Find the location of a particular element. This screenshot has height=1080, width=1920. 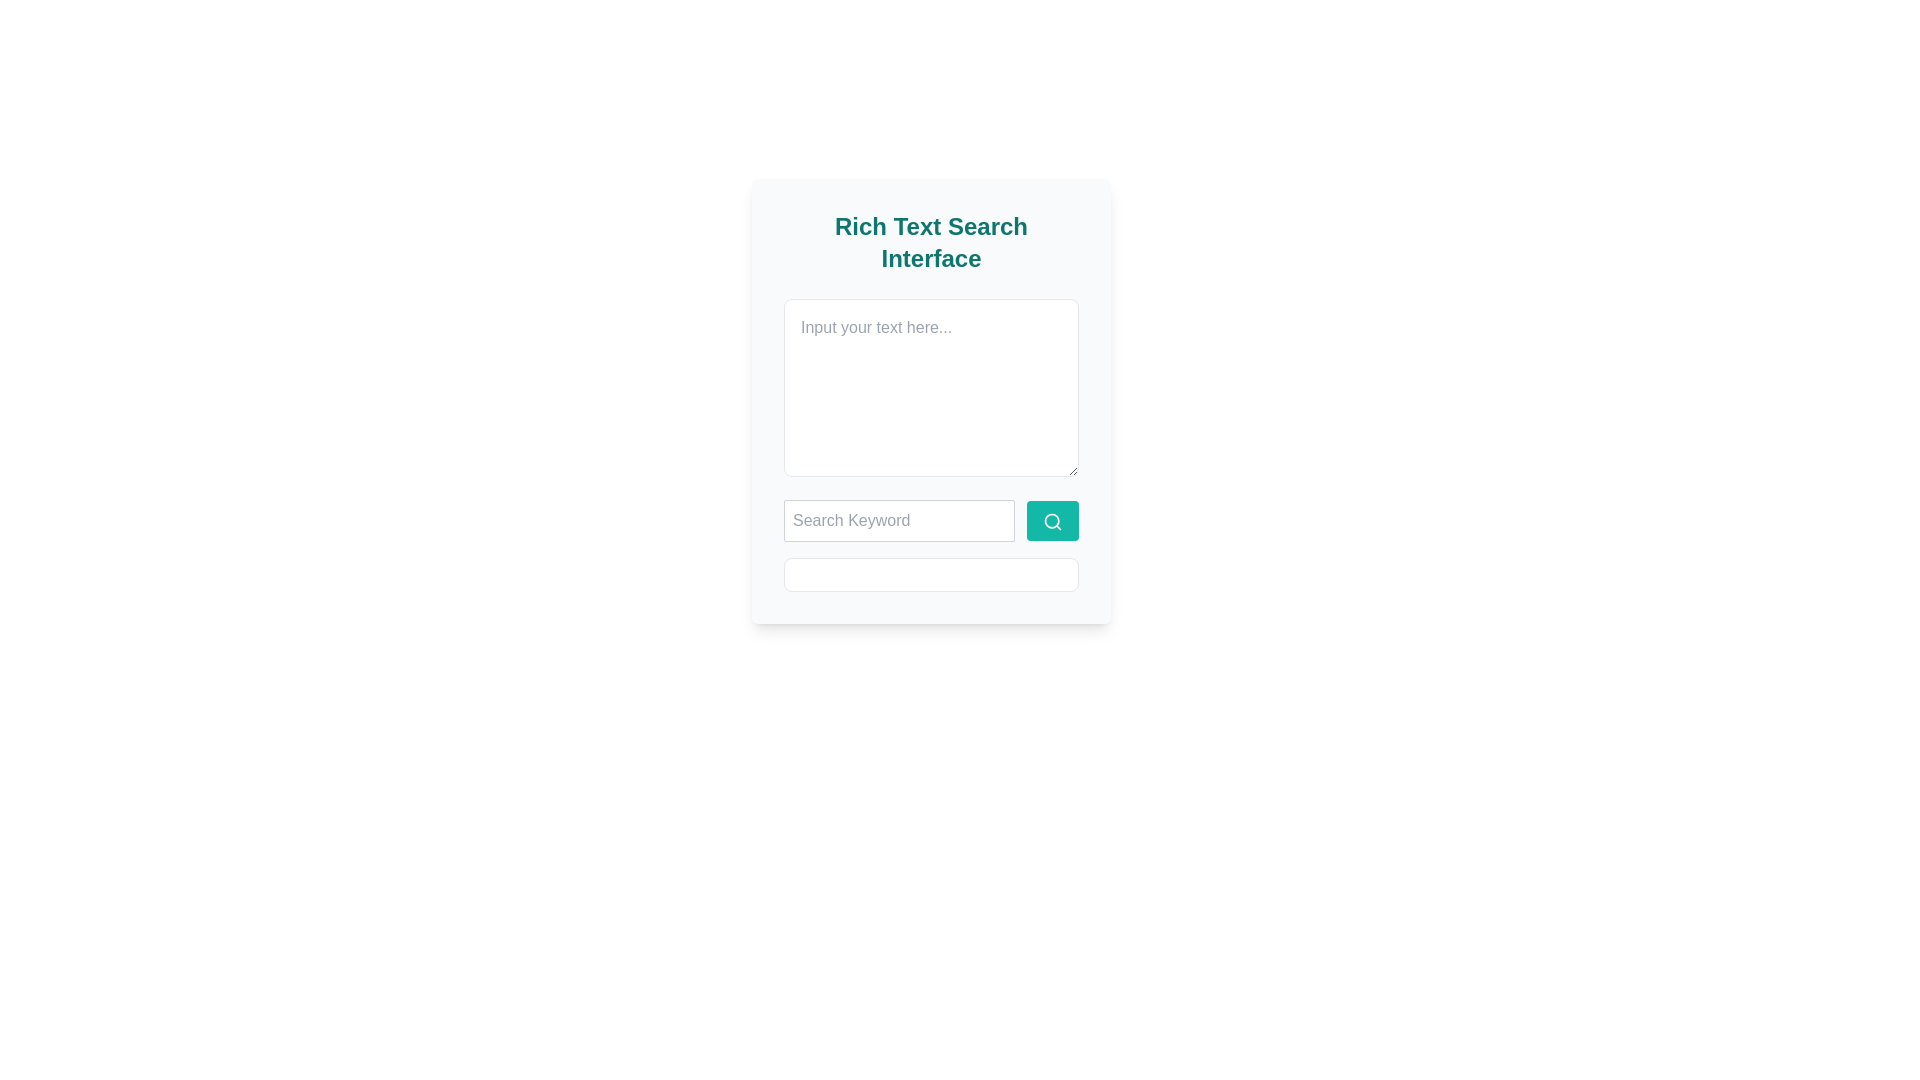

the decorative circle element located within the magnifying glass icon in the search interface is located at coordinates (1051, 519).